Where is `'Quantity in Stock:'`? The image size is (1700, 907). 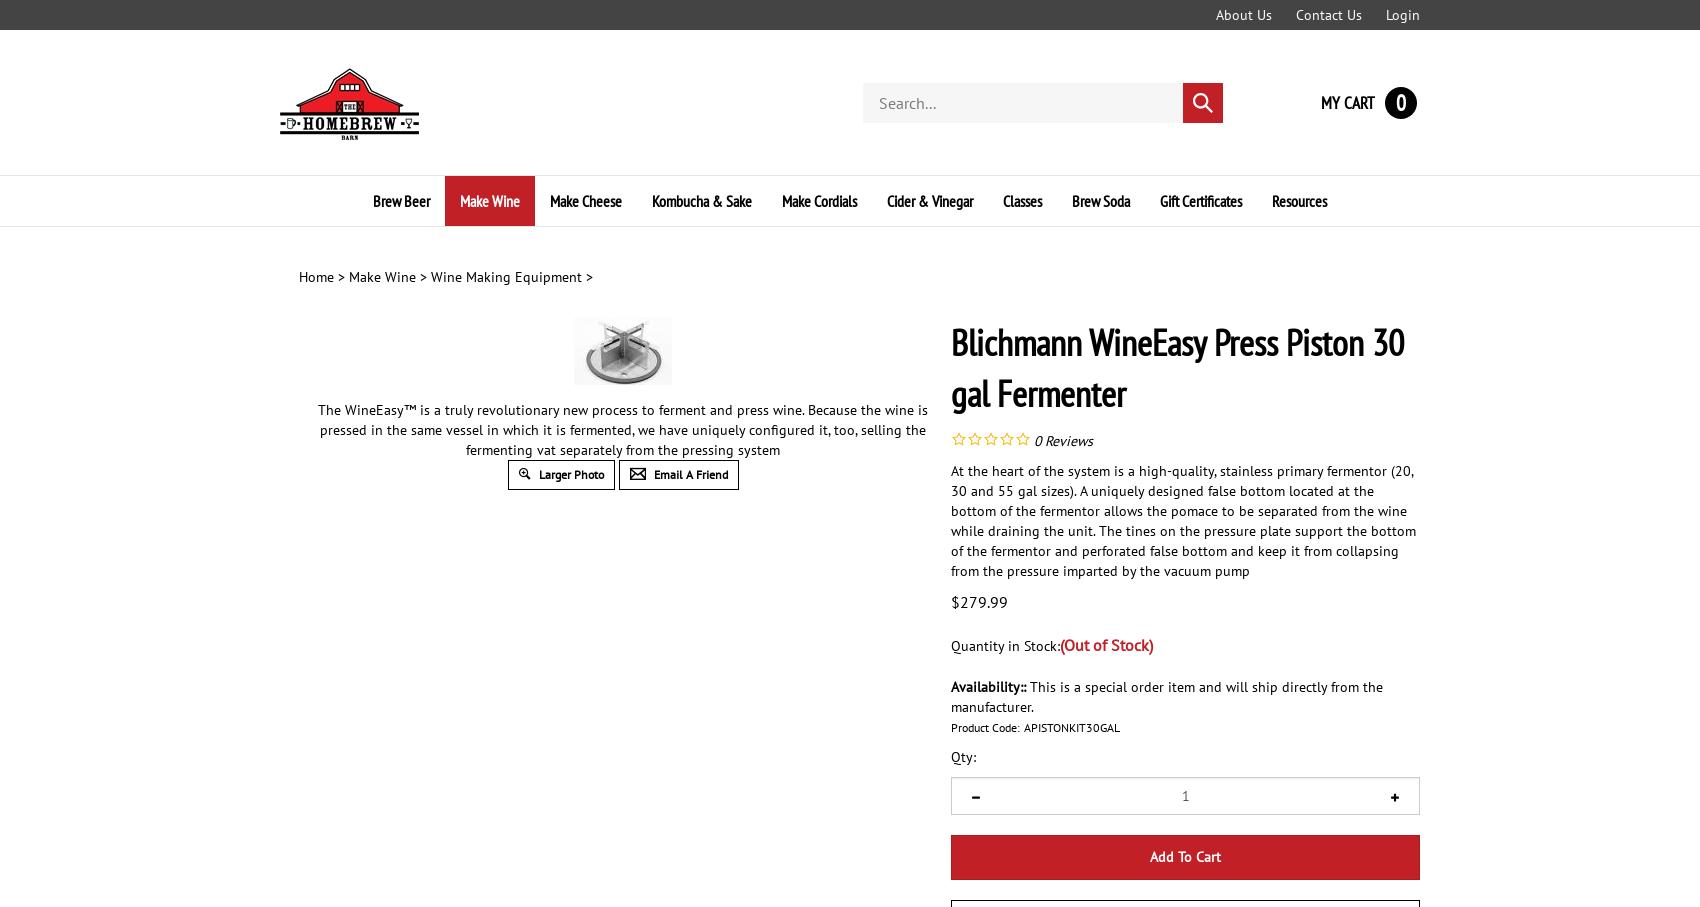 'Quantity in Stock:' is located at coordinates (1004, 645).